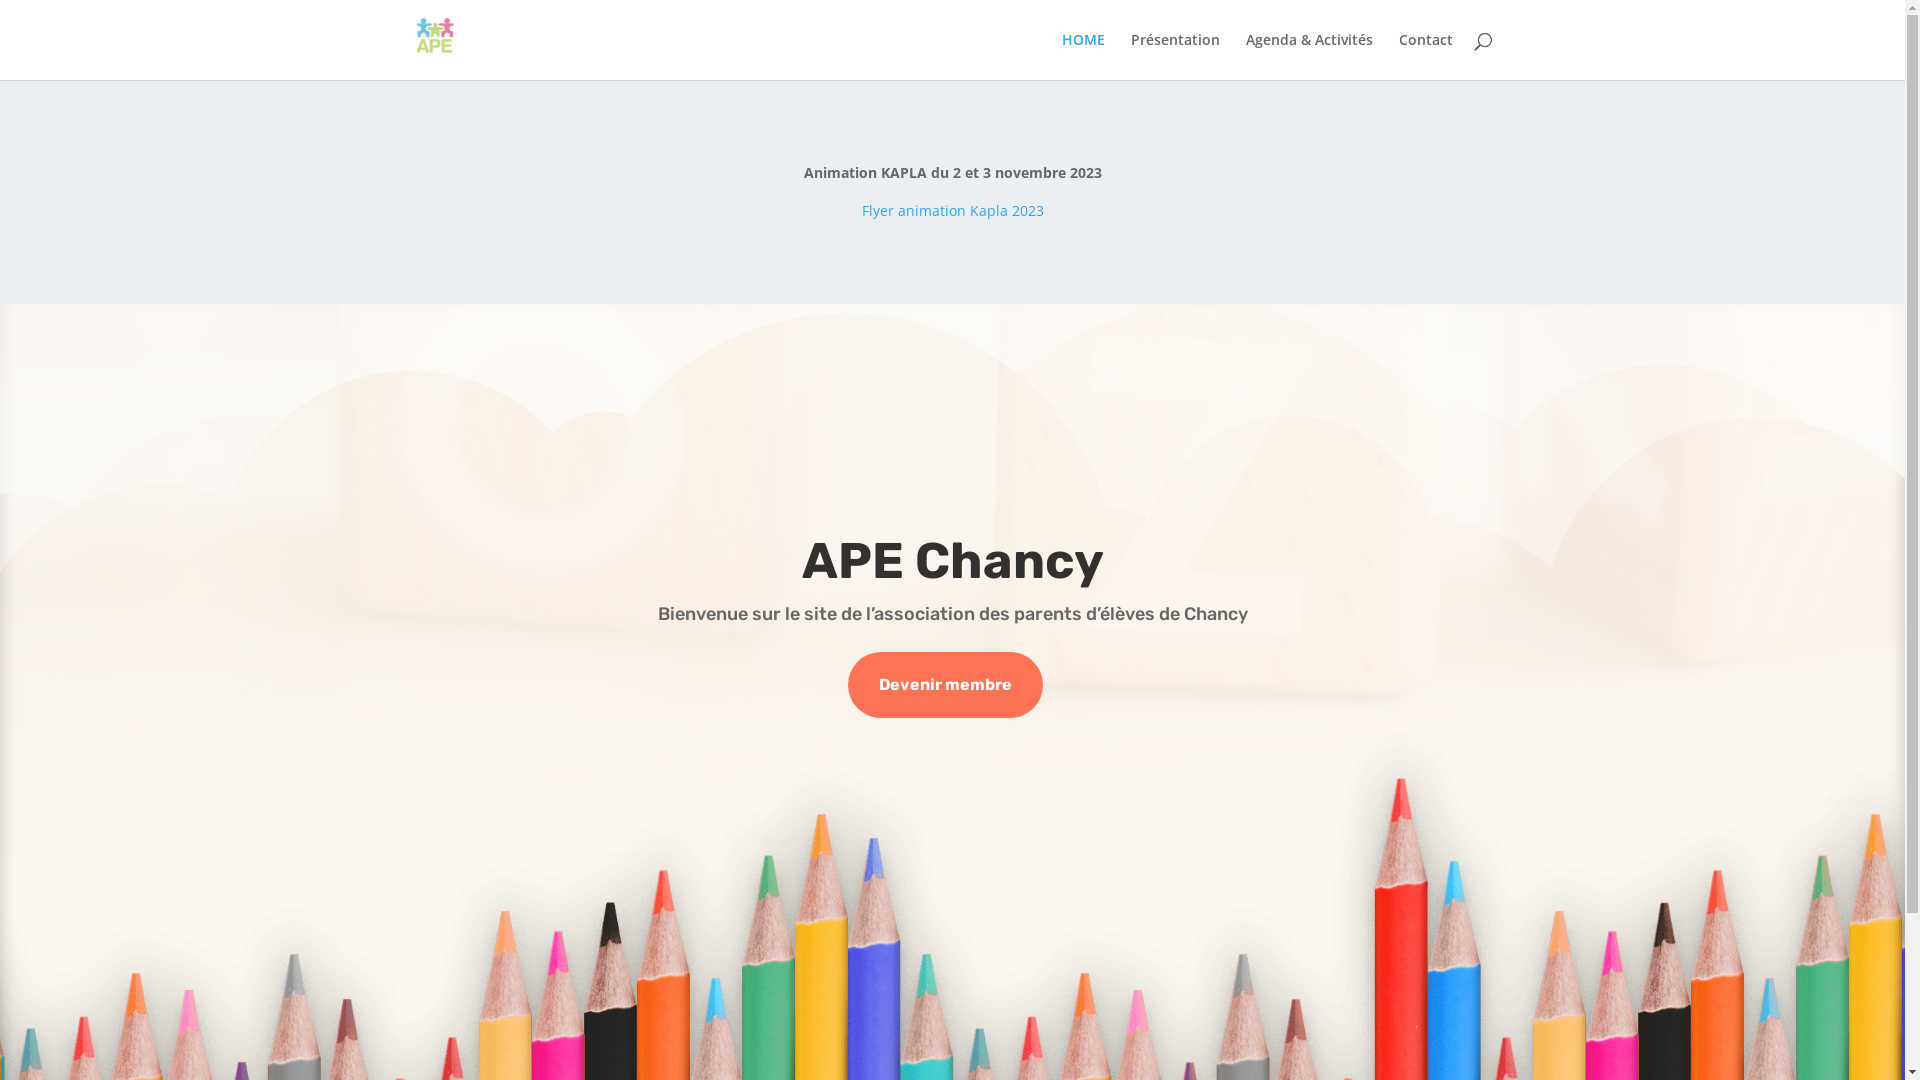 The height and width of the screenshot is (1080, 1920). What do you see at coordinates (1424, 55) in the screenshot?
I see `'Contact'` at bounding box center [1424, 55].